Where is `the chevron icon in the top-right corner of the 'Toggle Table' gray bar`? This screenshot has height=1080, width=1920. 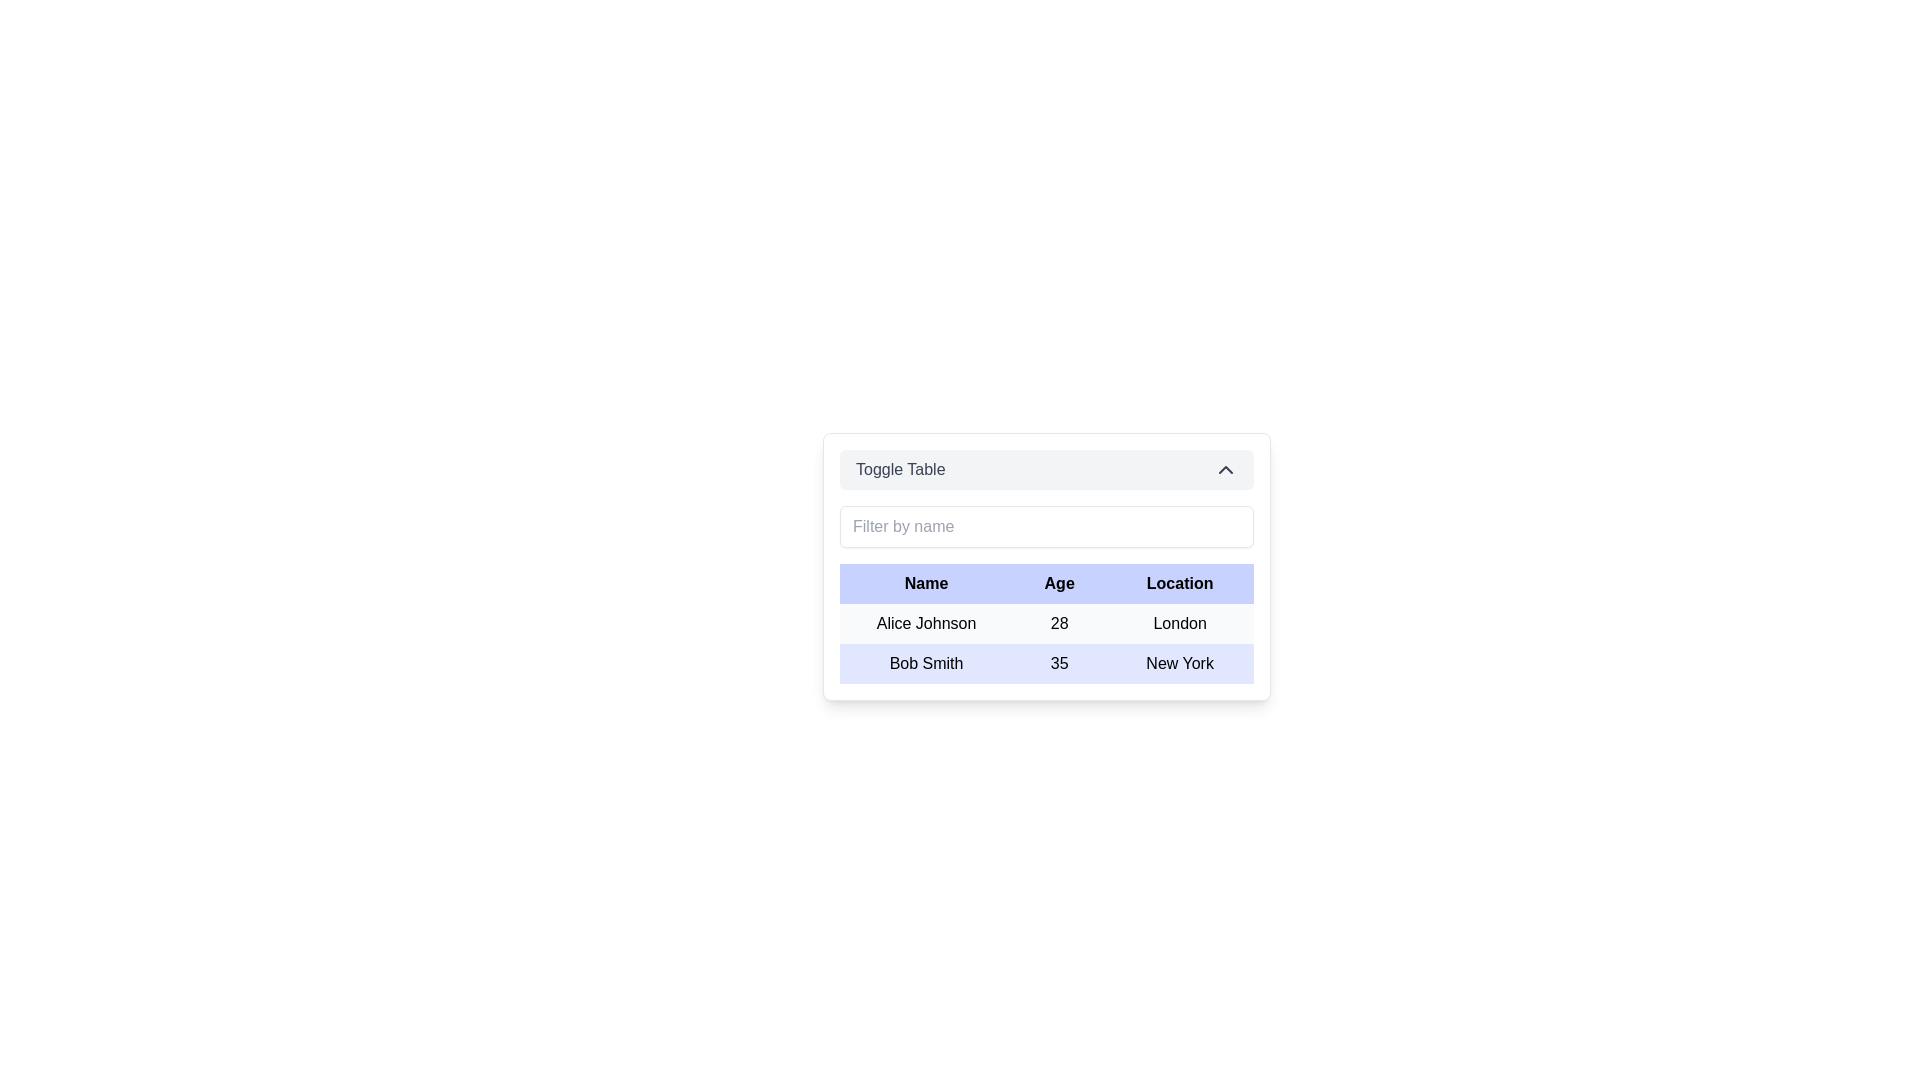
the chevron icon in the top-right corner of the 'Toggle Table' gray bar is located at coordinates (1224, 470).